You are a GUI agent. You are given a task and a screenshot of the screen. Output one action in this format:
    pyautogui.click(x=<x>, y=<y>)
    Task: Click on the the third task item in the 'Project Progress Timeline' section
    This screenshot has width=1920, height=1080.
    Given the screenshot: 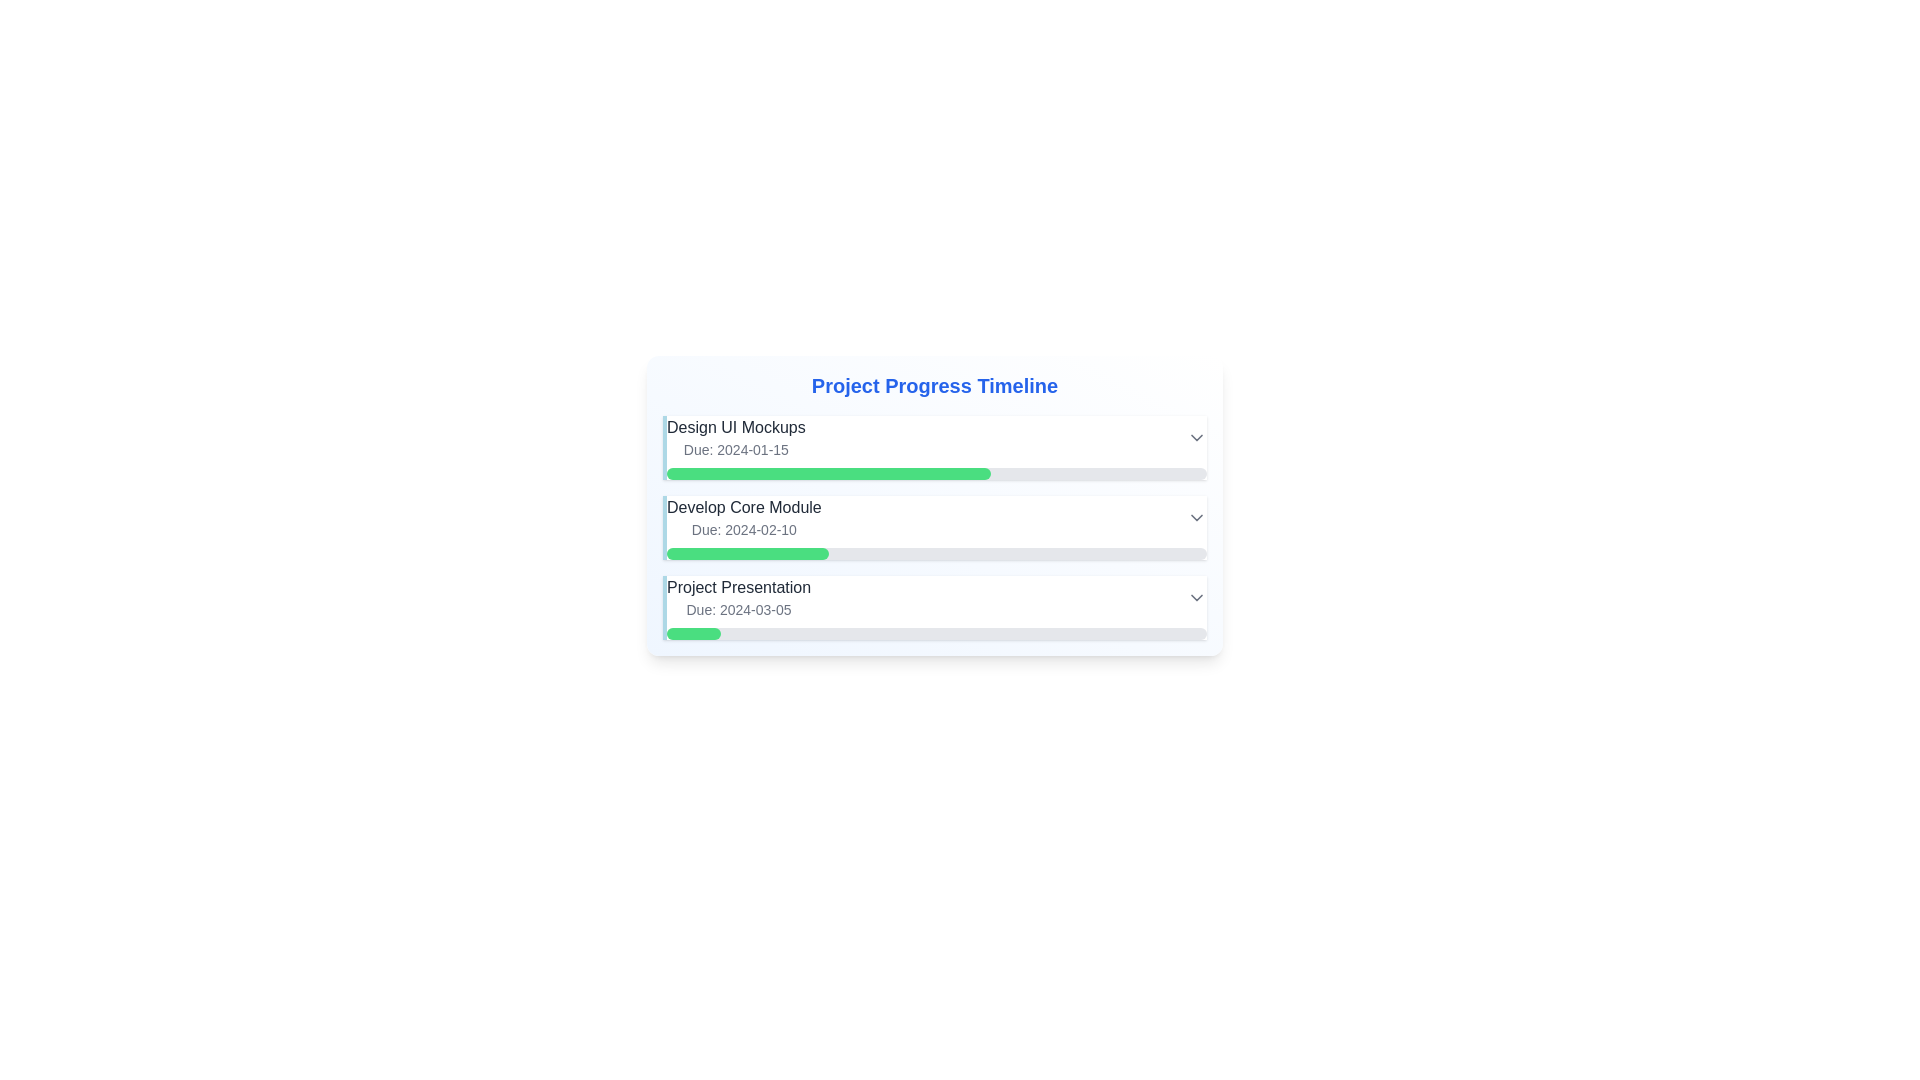 What is the action you would take?
    pyautogui.click(x=935, y=596)
    